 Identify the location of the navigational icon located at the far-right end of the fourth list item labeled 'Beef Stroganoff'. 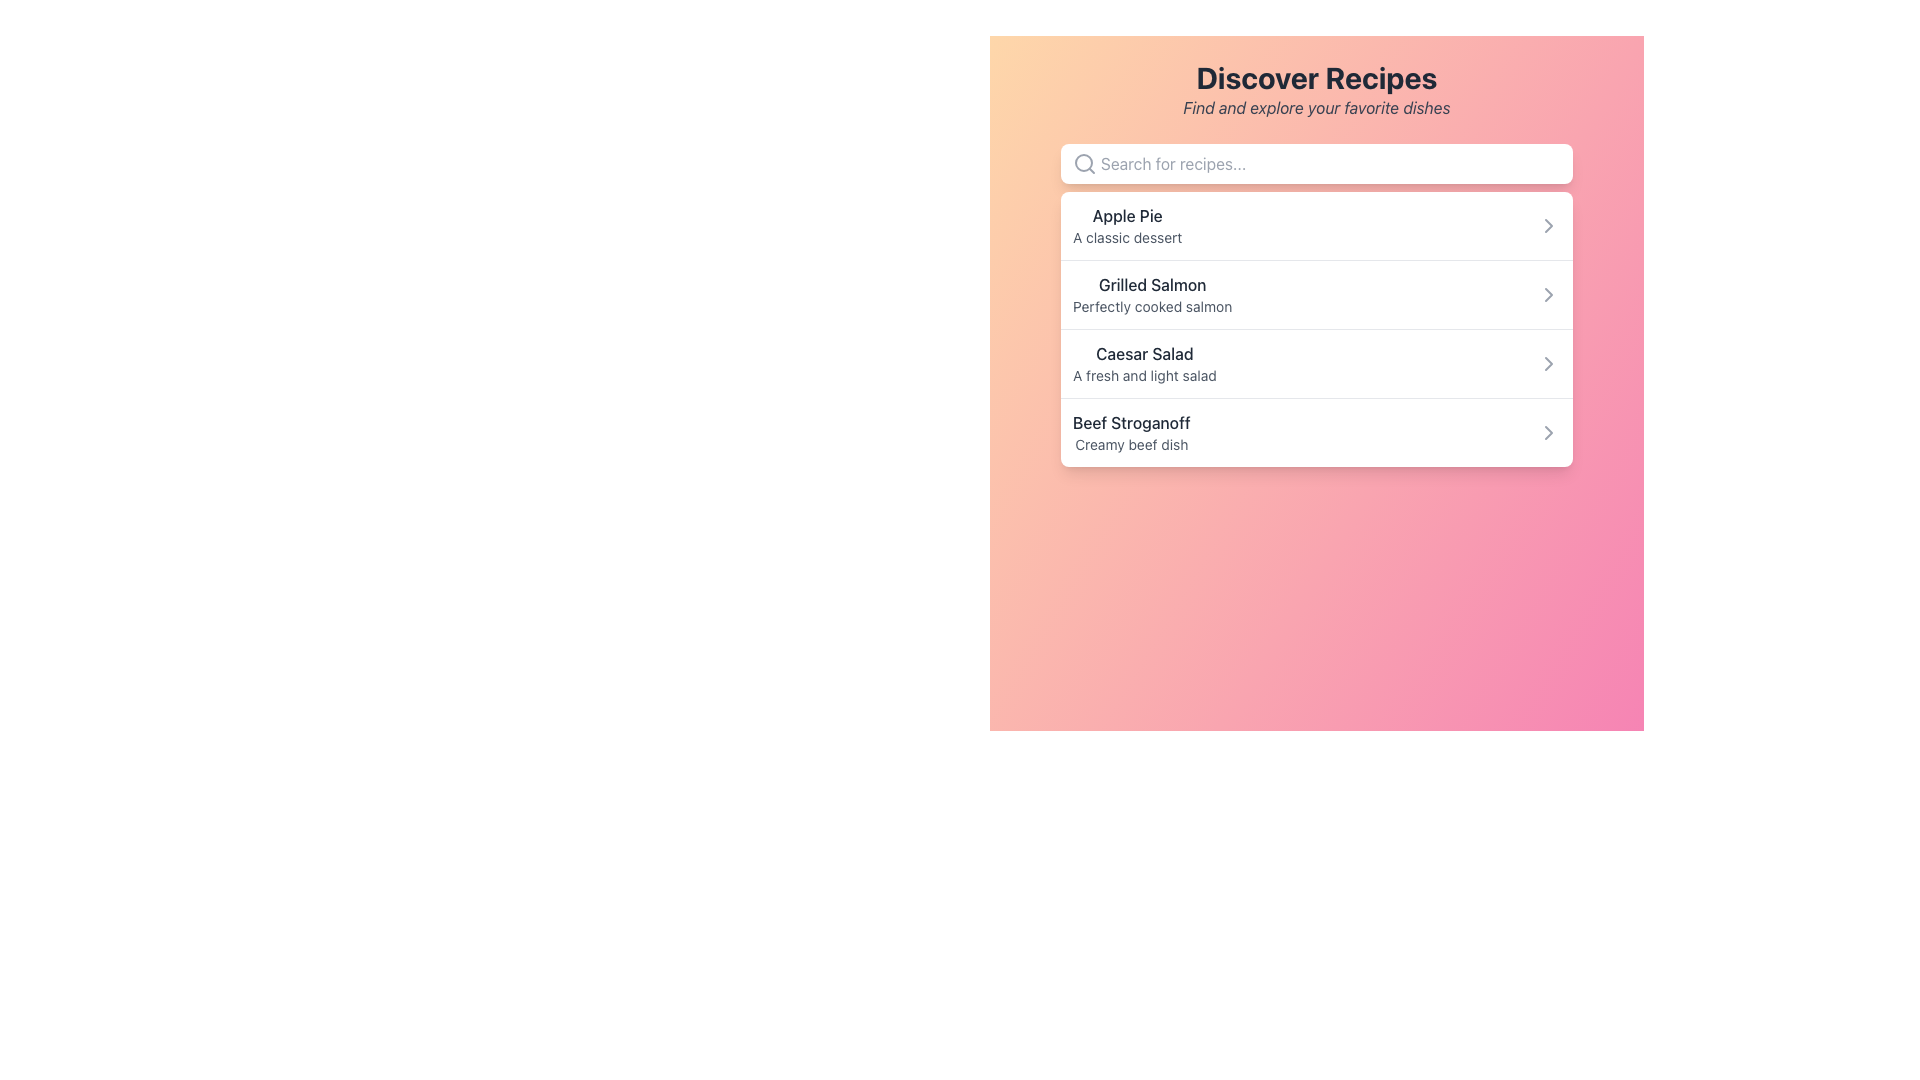
(1548, 431).